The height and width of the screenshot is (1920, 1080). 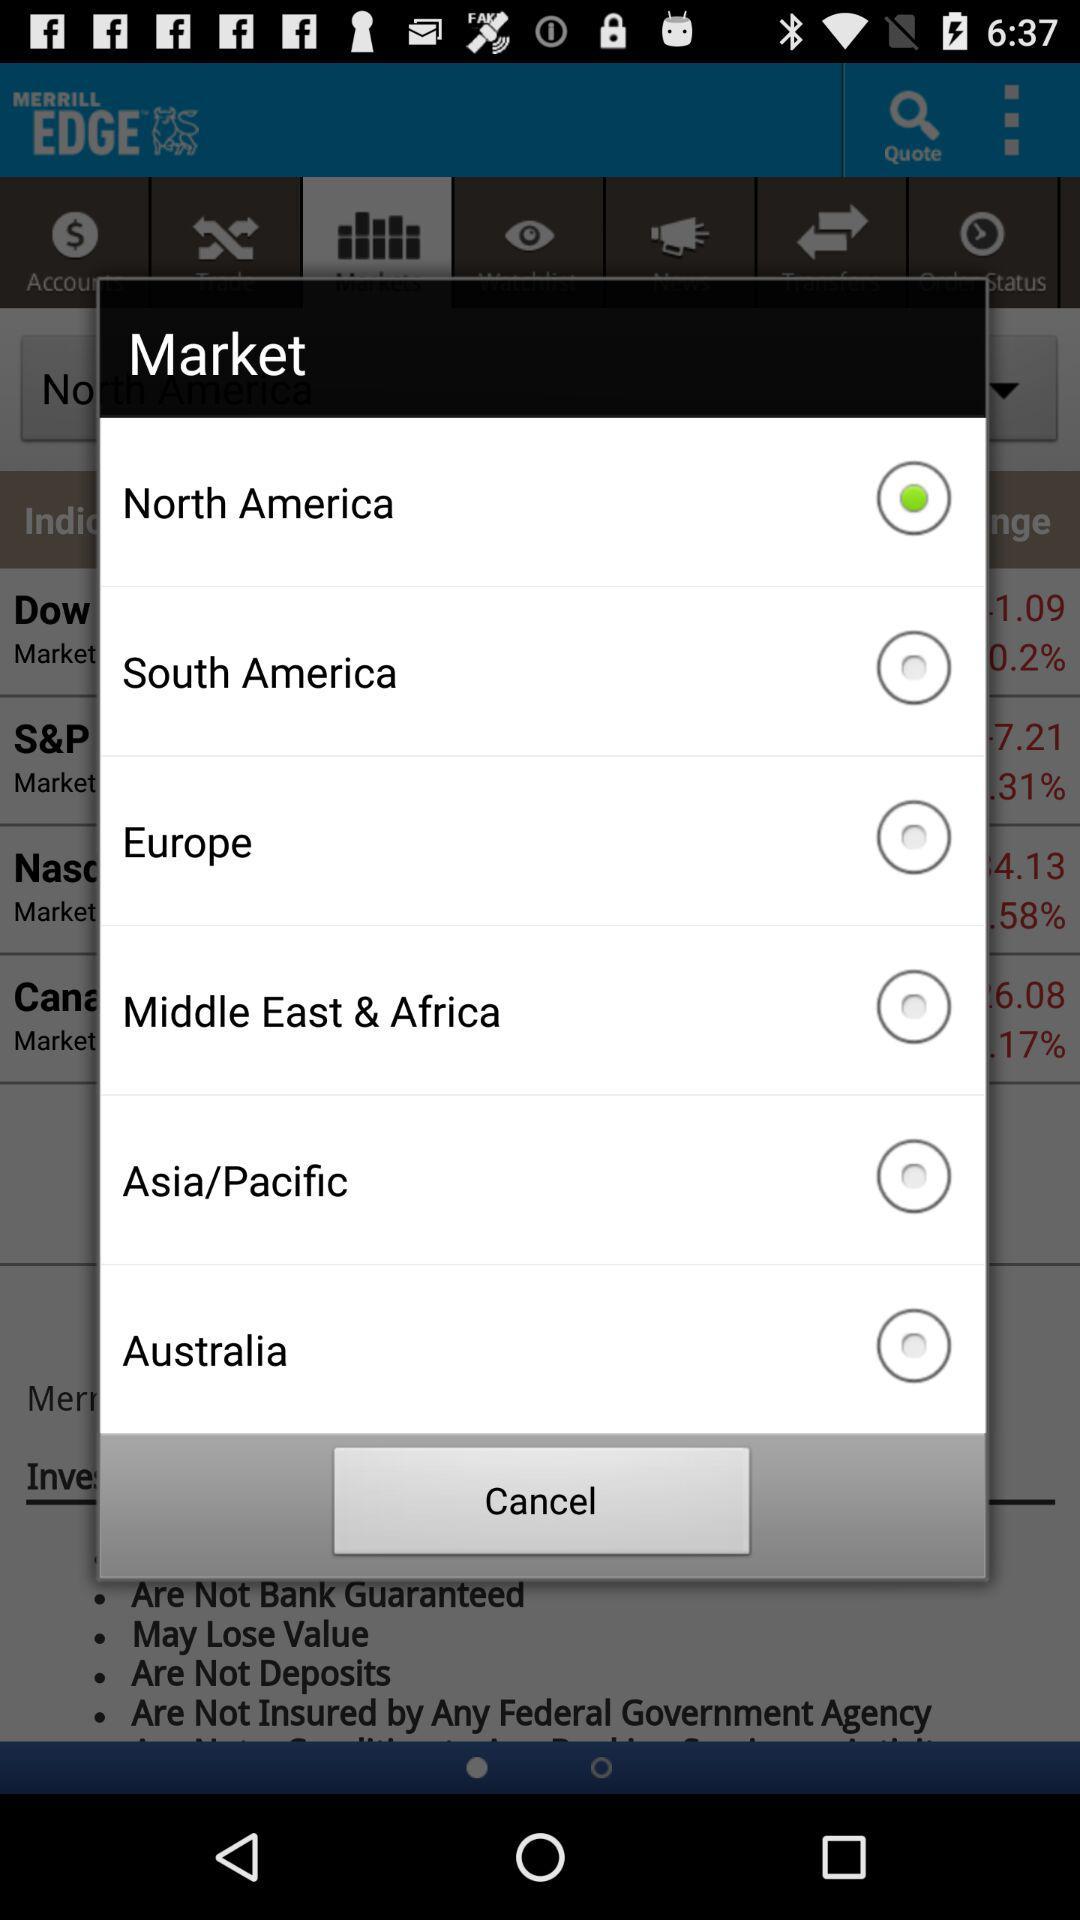 What do you see at coordinates (542, 1506) in the screenshot?
I see `the icon below australia` at bounding box center [542, 1506].